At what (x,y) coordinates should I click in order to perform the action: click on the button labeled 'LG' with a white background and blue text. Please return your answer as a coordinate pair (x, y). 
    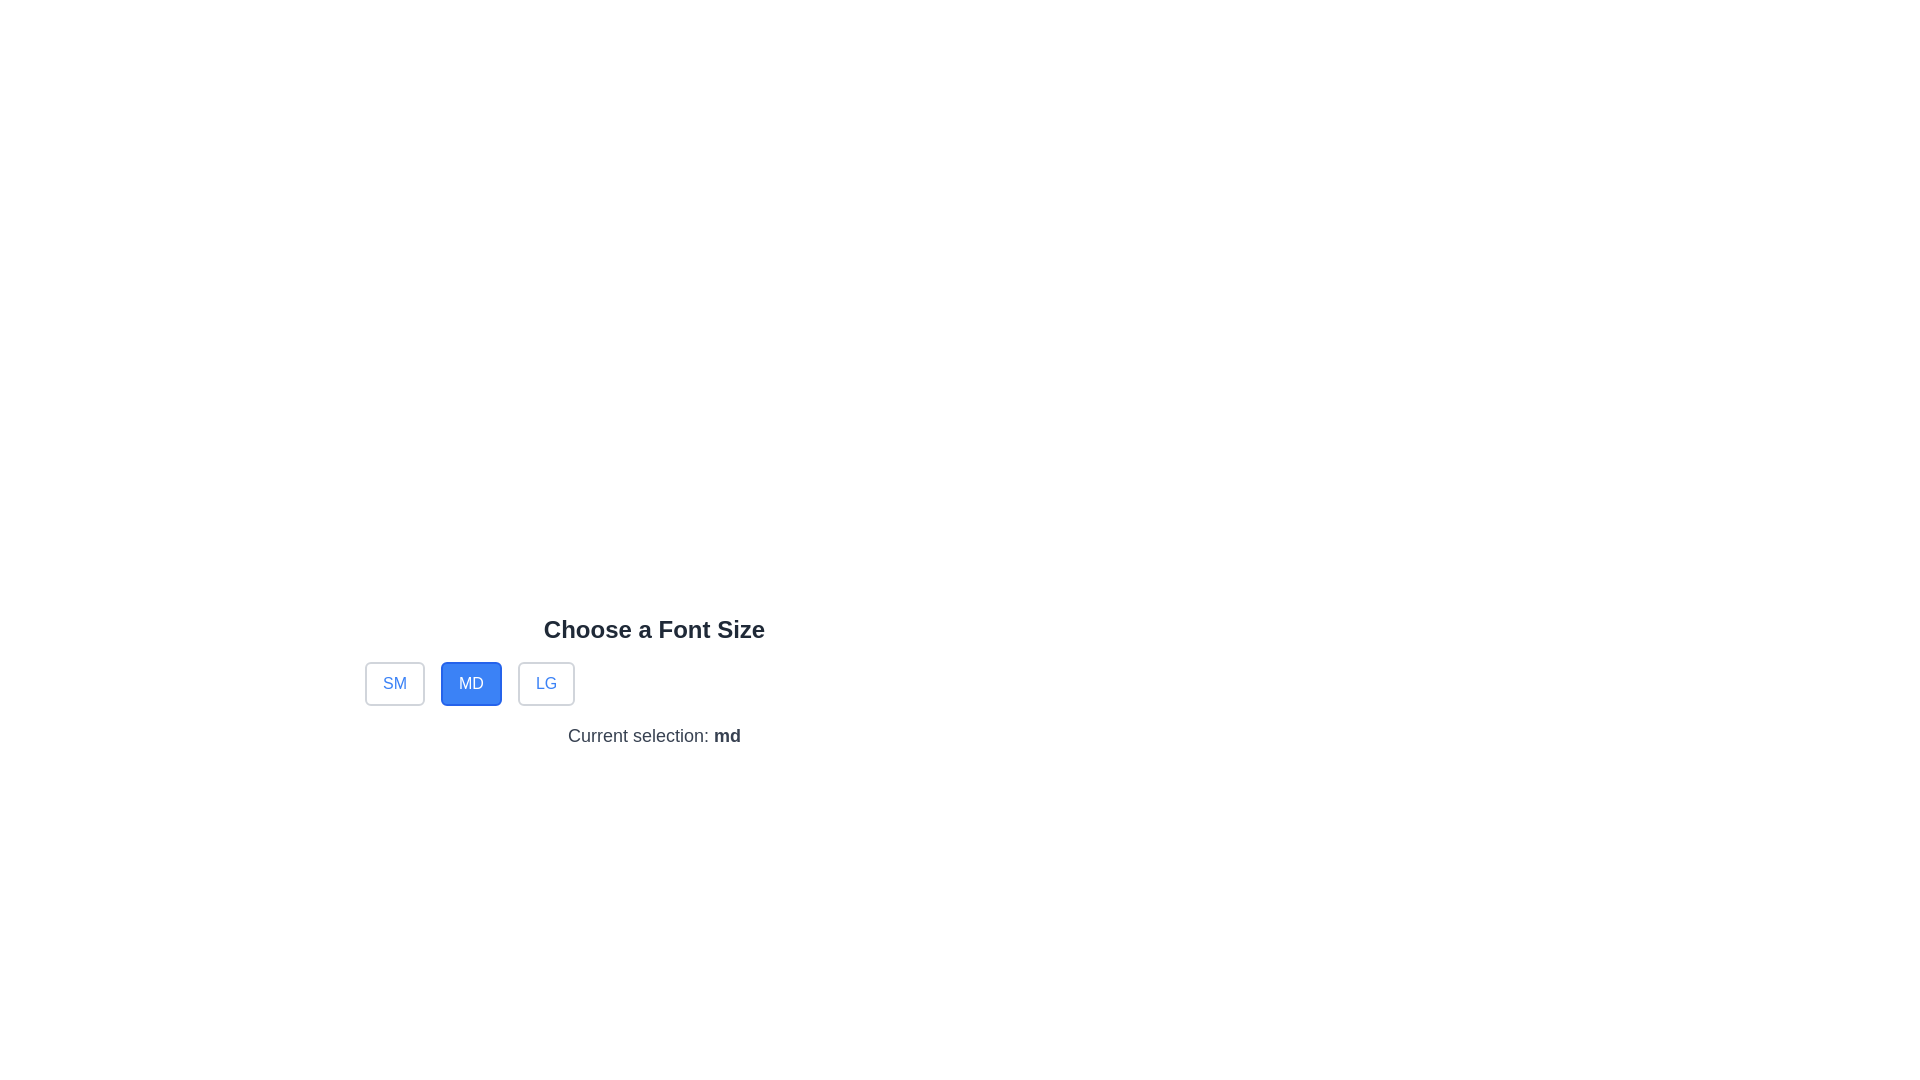
    Looking at the image, I should click on (546, 682).